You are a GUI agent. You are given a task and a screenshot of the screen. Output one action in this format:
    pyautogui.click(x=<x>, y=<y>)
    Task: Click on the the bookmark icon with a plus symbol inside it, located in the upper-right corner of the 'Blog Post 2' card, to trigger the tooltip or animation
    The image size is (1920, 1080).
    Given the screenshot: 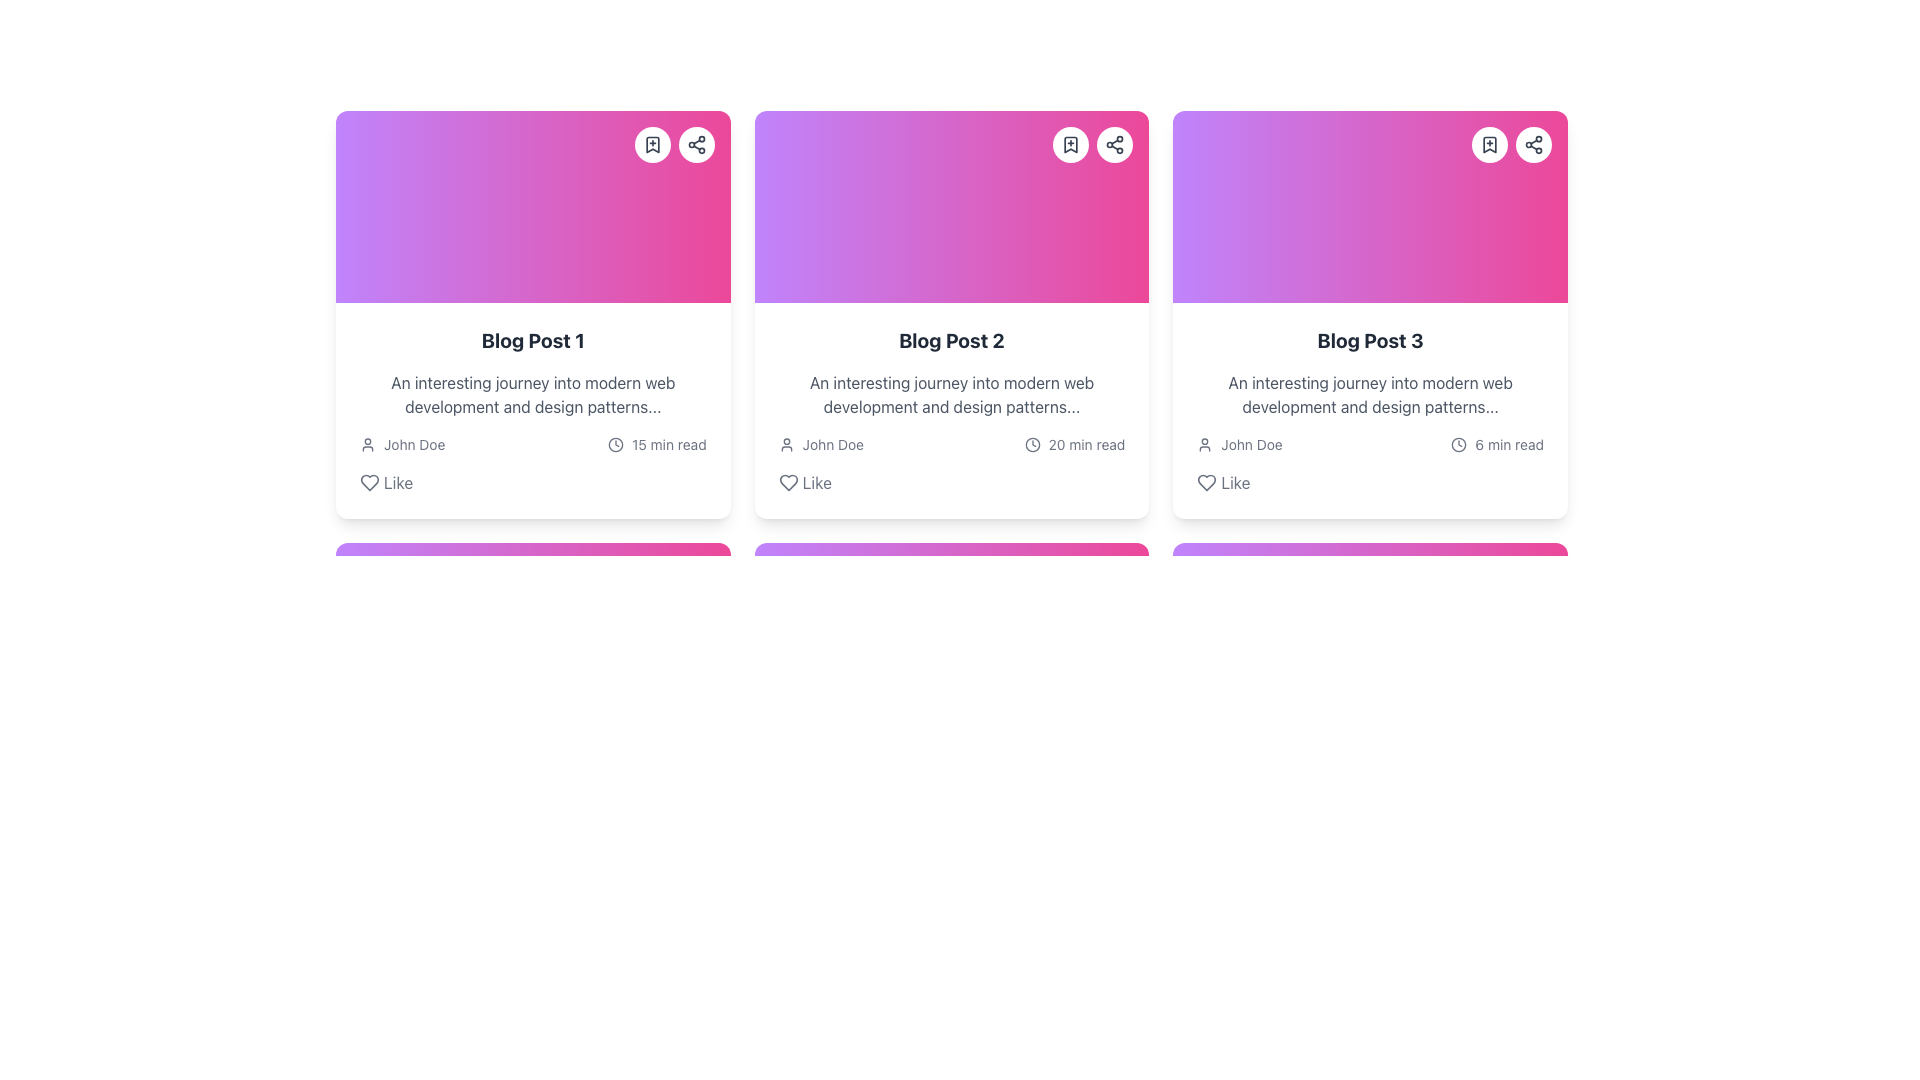 What is the action you would take?
    pyautogui.click(x=1070, y=144)
    